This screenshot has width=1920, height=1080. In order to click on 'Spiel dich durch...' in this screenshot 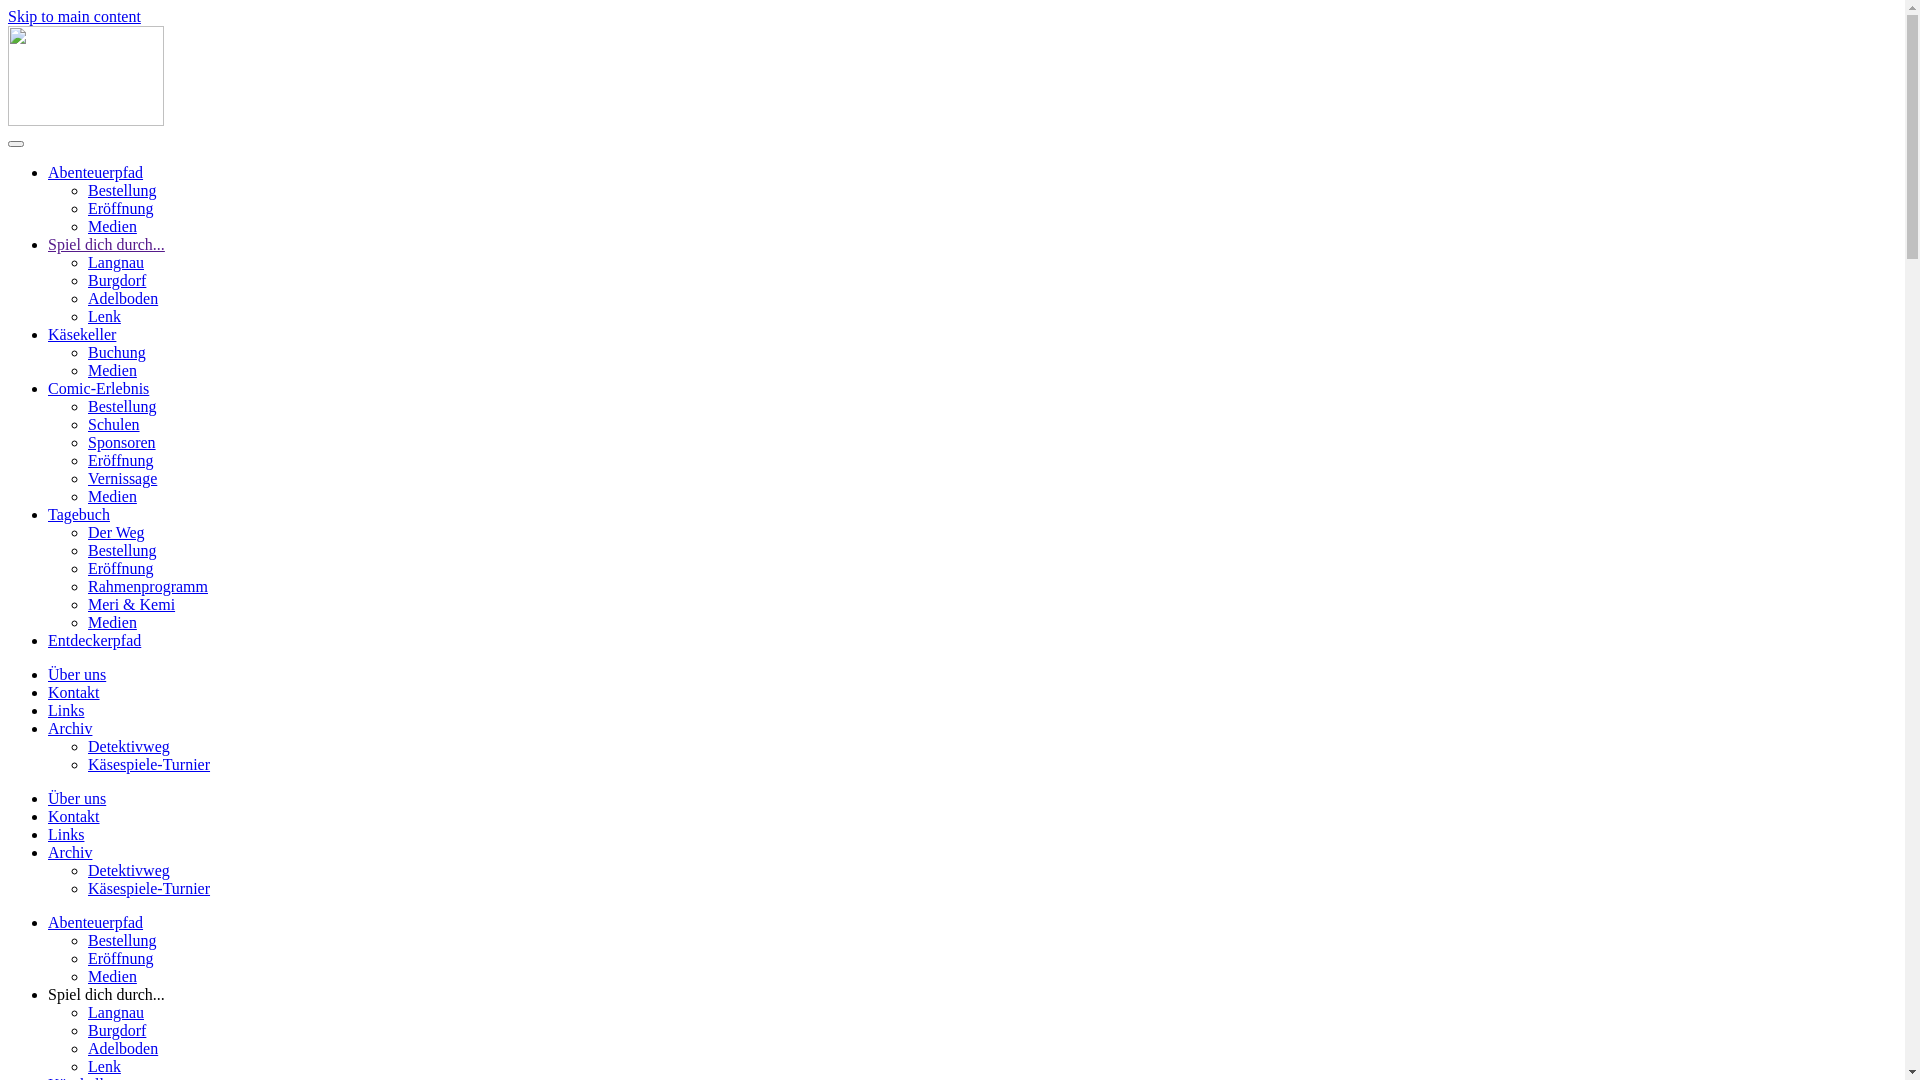, I will do `click(105, 243)`.